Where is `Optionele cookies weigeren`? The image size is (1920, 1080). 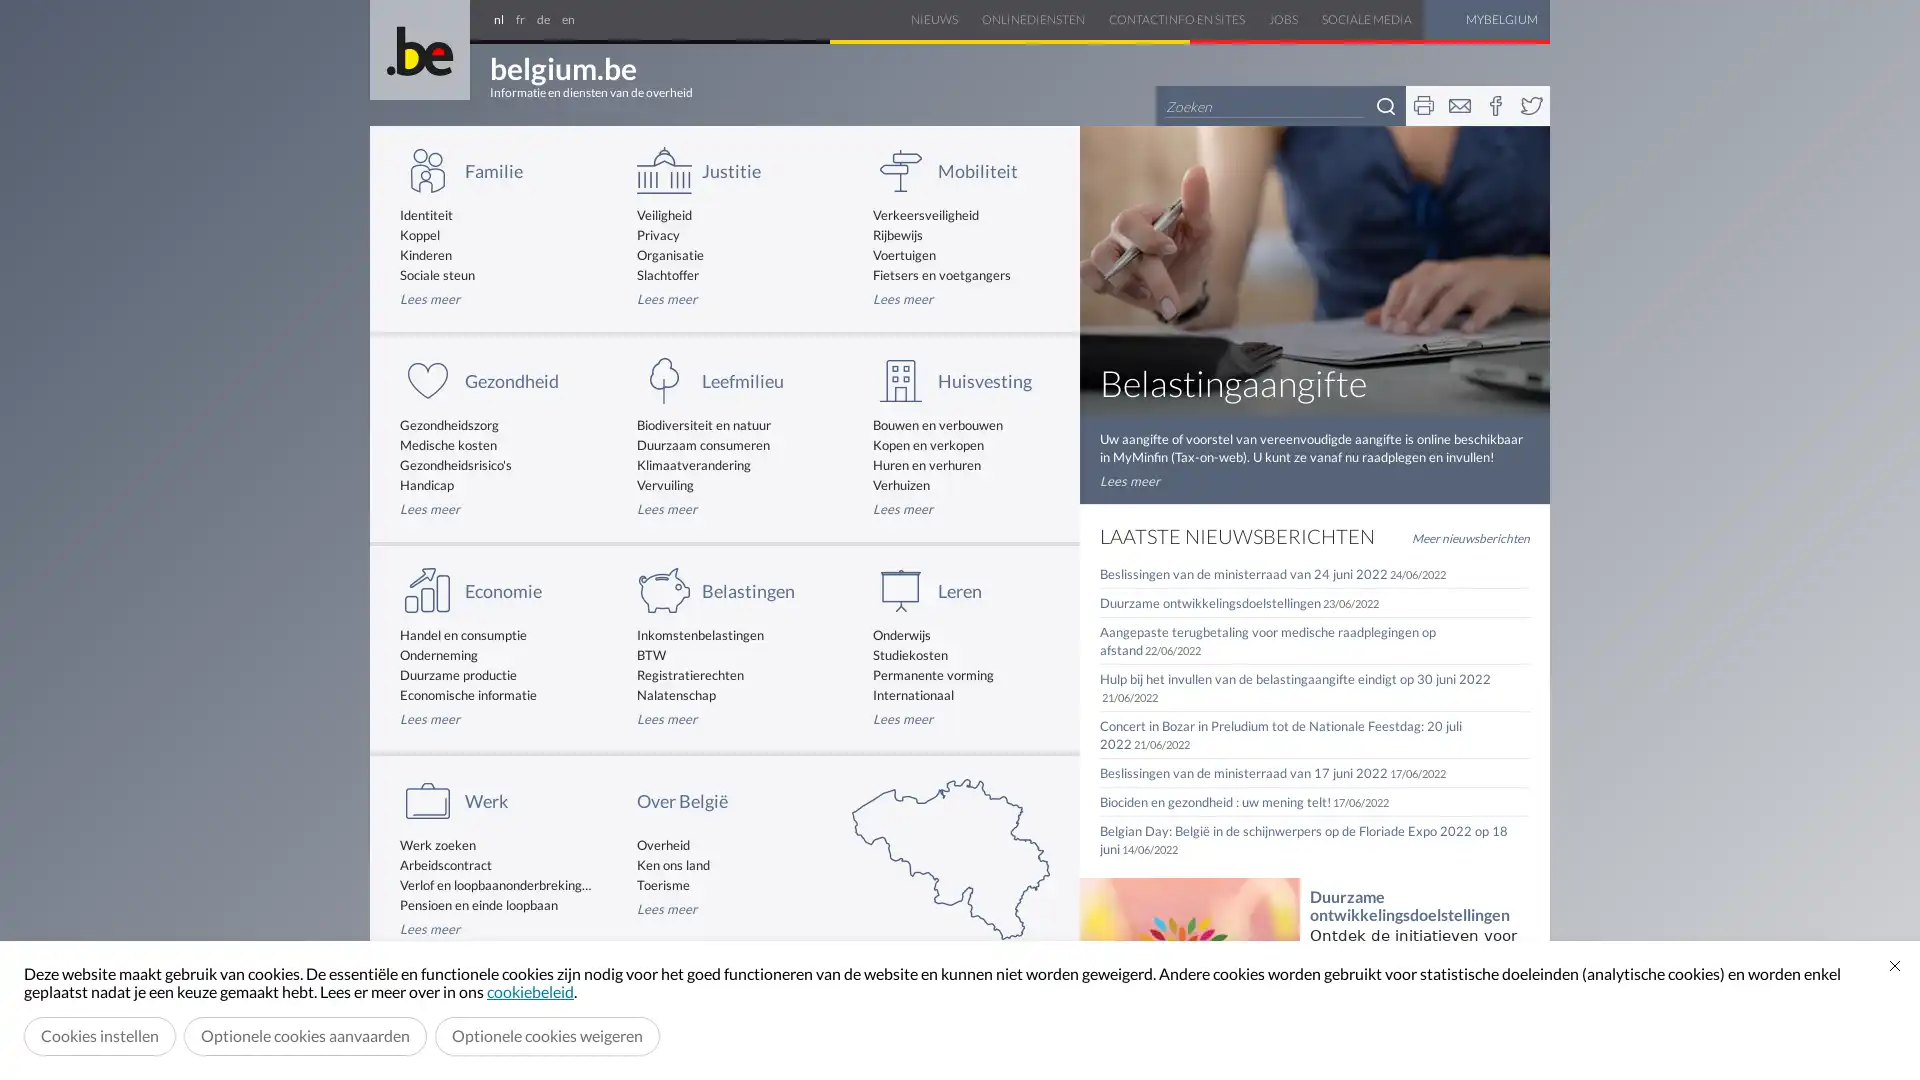
Optionele cookies weigeren is located at coordinates (547, 1035).